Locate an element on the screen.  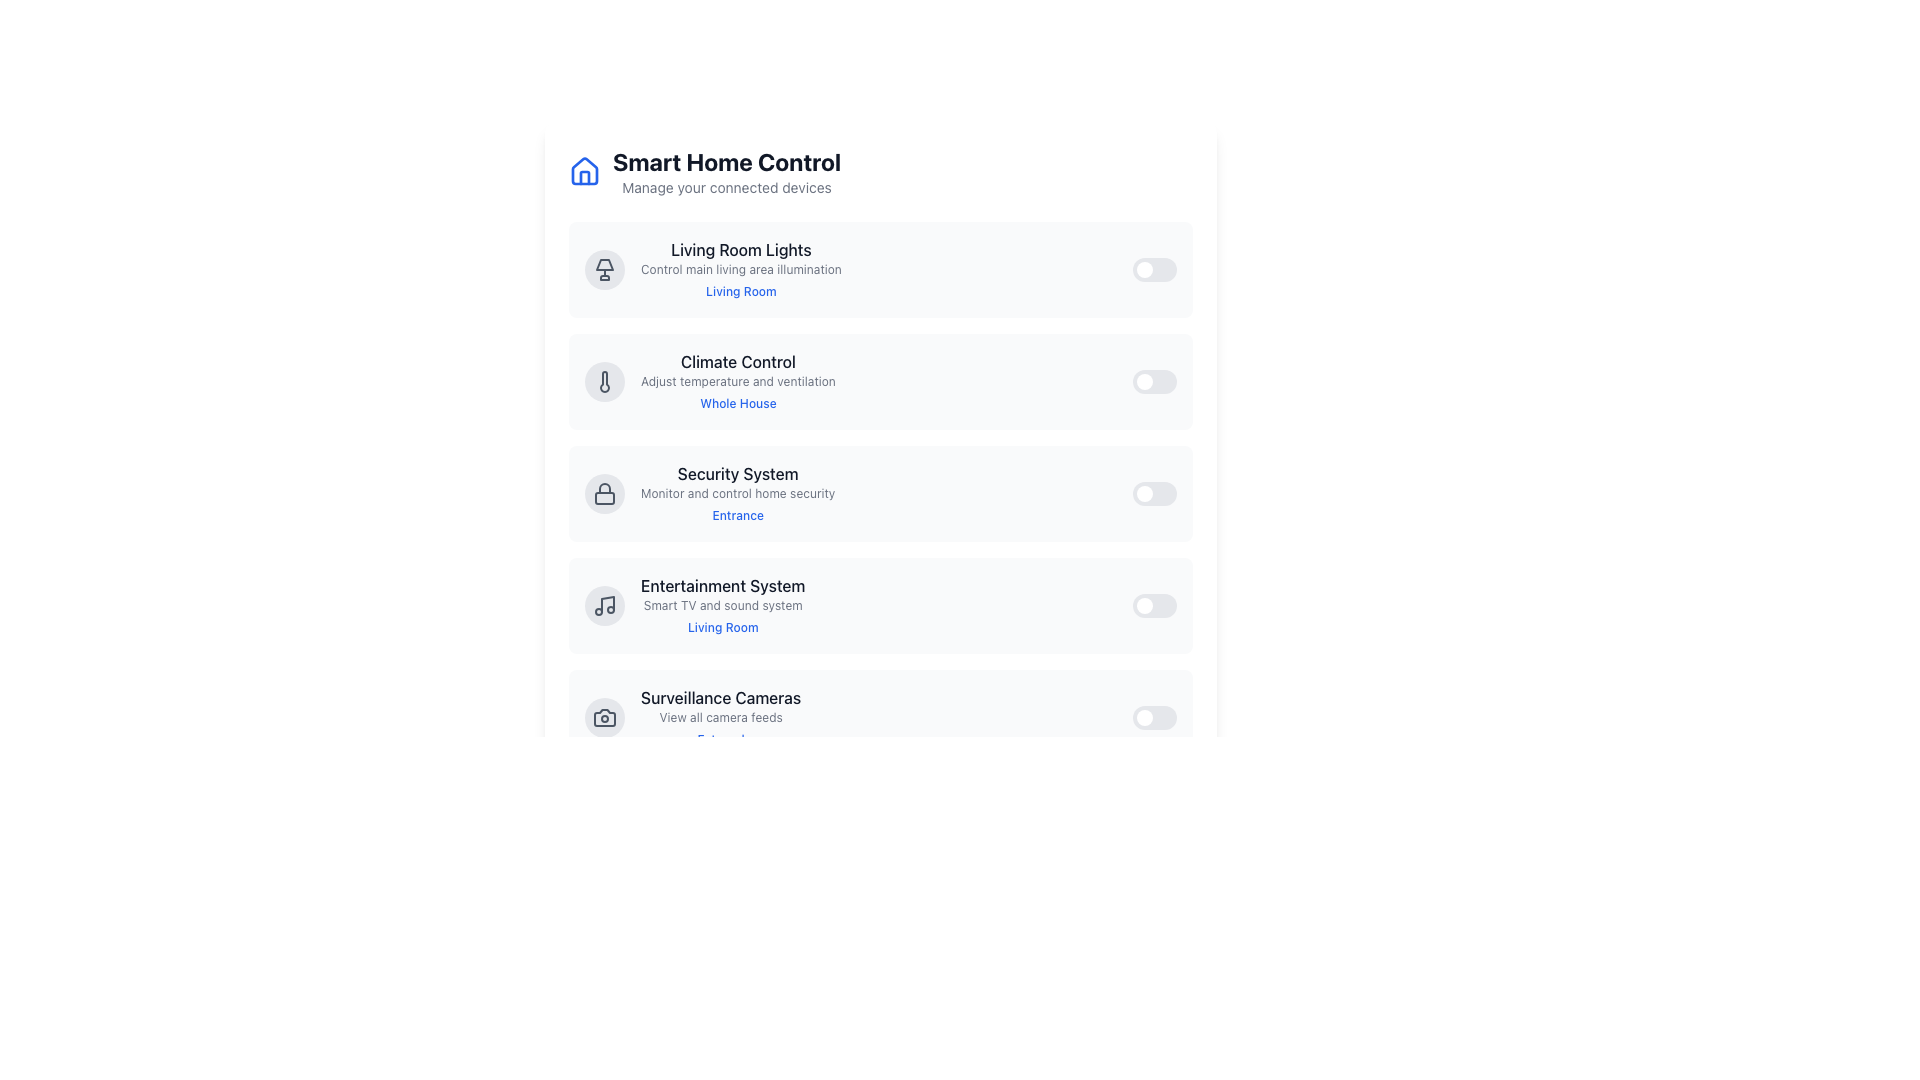
the circular toggle handle of the 'Toggle device' switch to change its state is located at coordinates (1145, 716).